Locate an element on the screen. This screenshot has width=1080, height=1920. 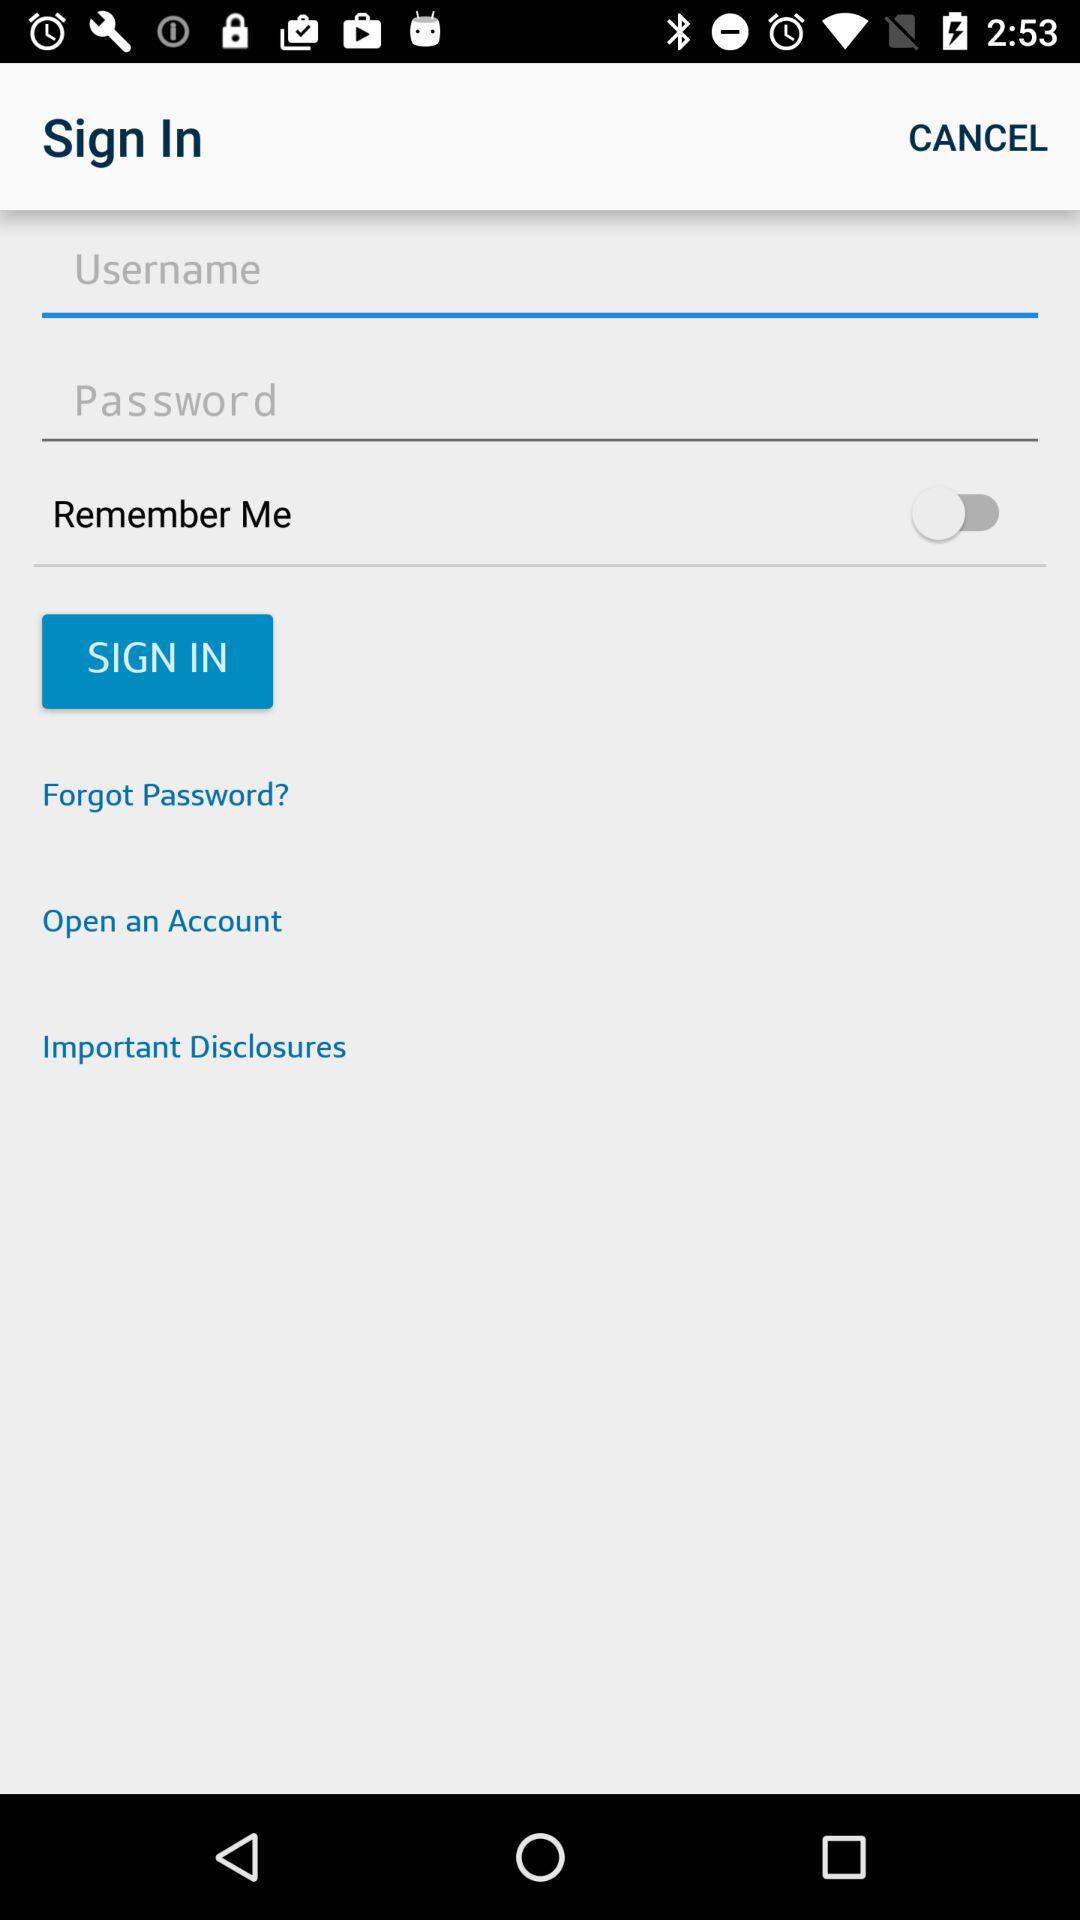
the icon at the top right corner is located at coordinates (977, 135).